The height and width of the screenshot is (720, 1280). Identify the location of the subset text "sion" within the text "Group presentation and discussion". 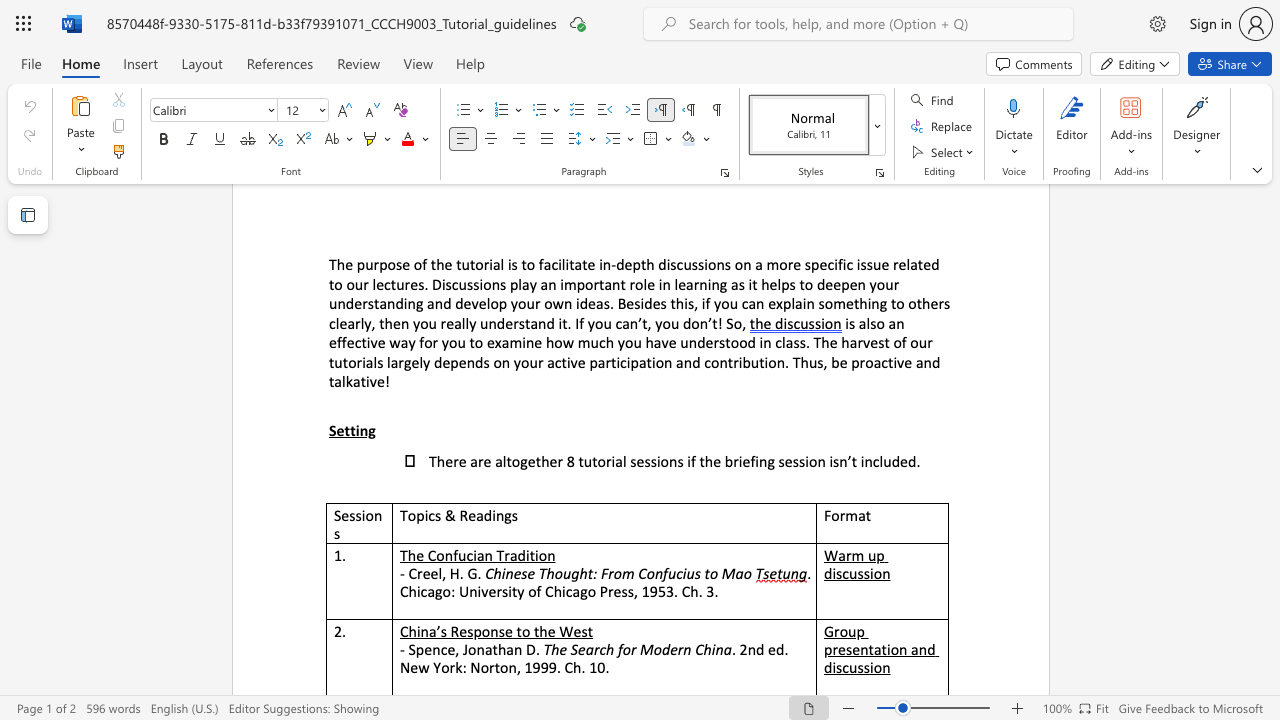
(863, 667).